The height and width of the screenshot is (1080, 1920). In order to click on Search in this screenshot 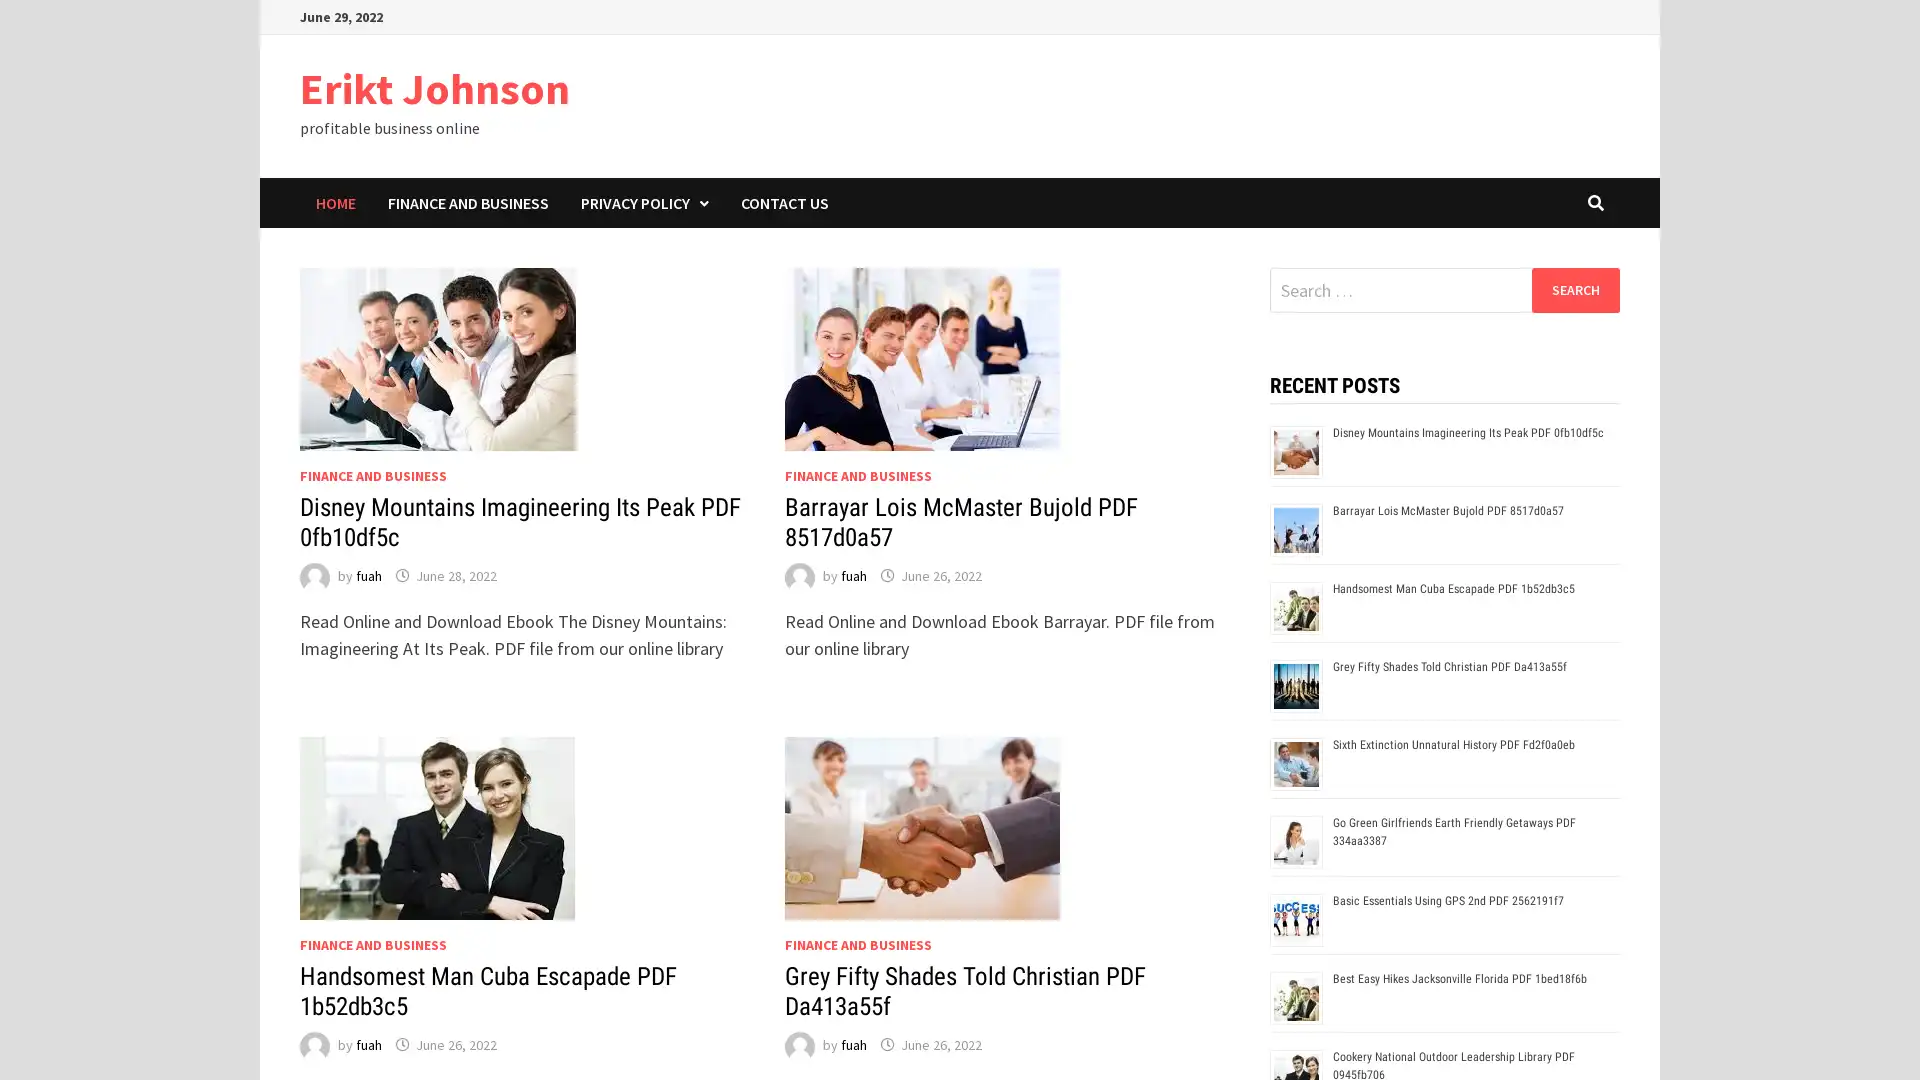, I will do `click(1574, 289)`.